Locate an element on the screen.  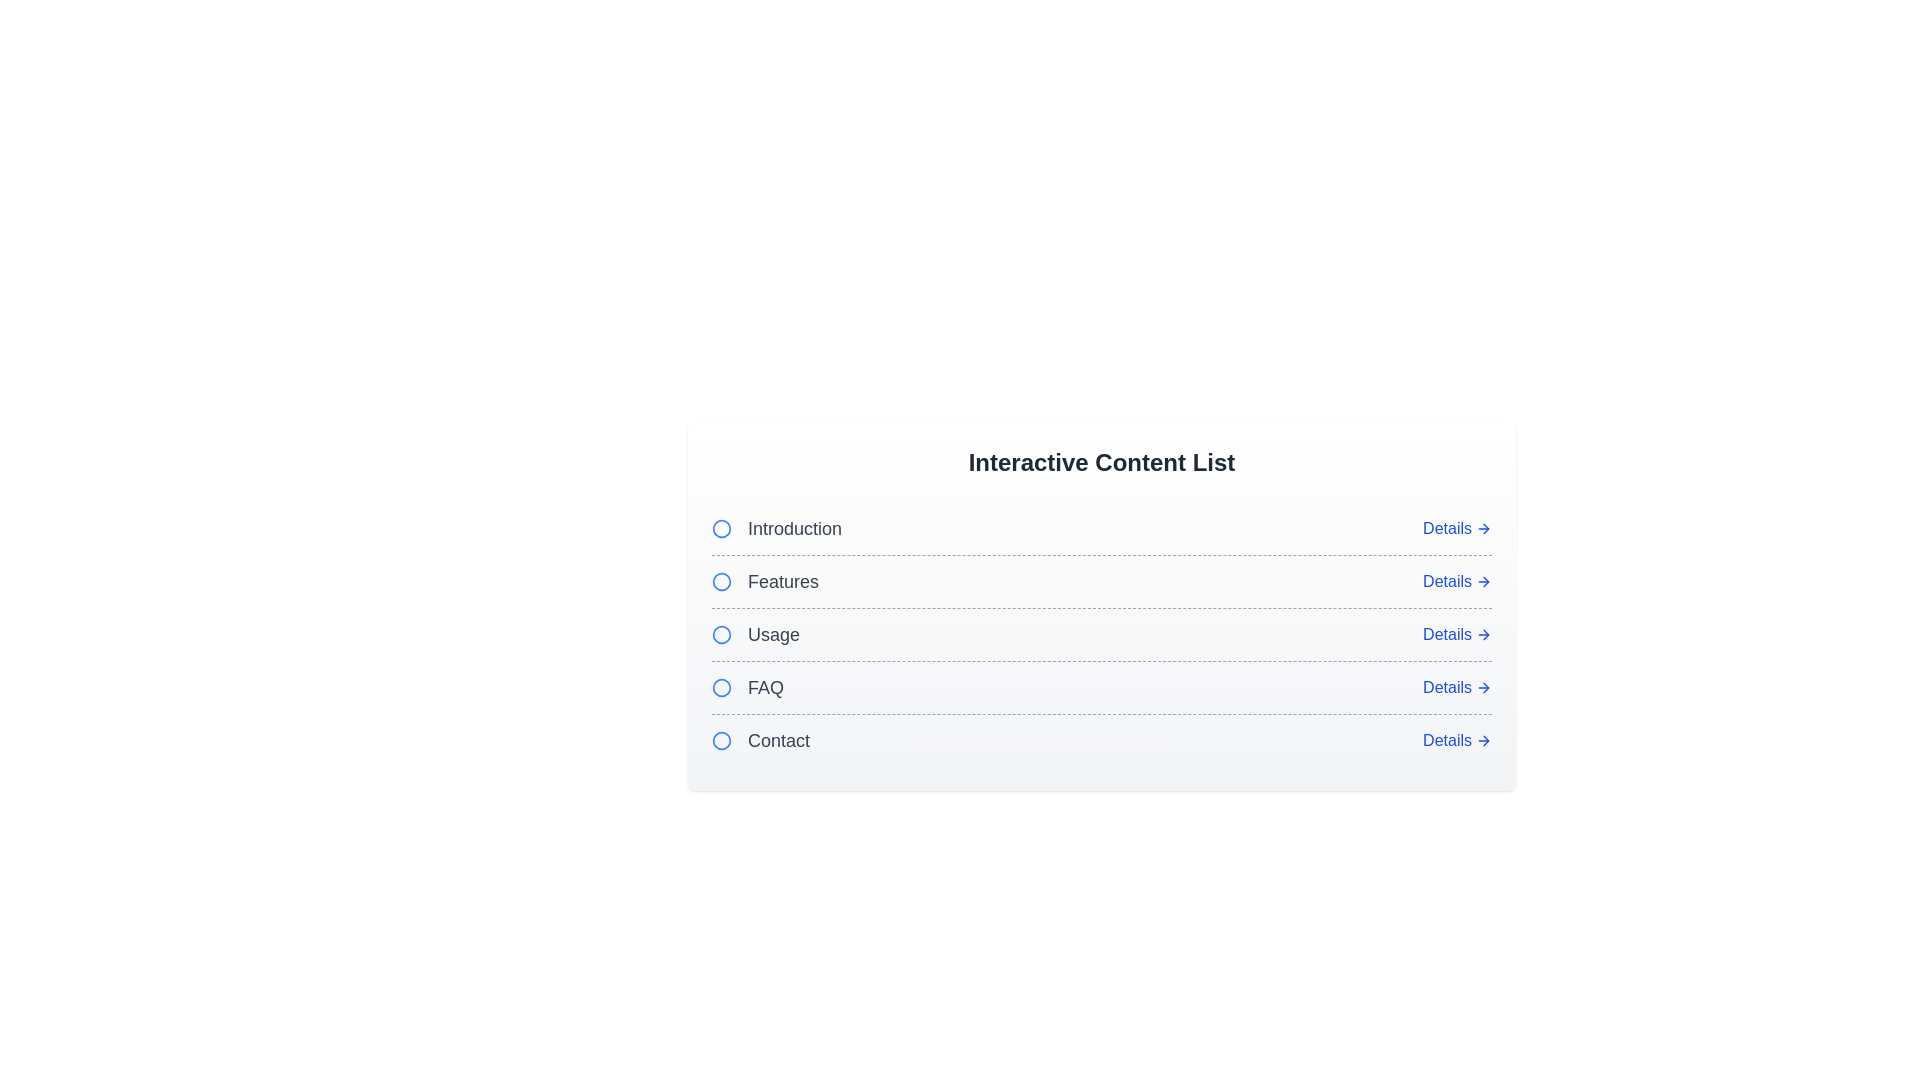
the blue circular graphic that resembles a dot, which is part of the second entry in the interactive content list labeled 'Features' is located at coordinates (720, 582).